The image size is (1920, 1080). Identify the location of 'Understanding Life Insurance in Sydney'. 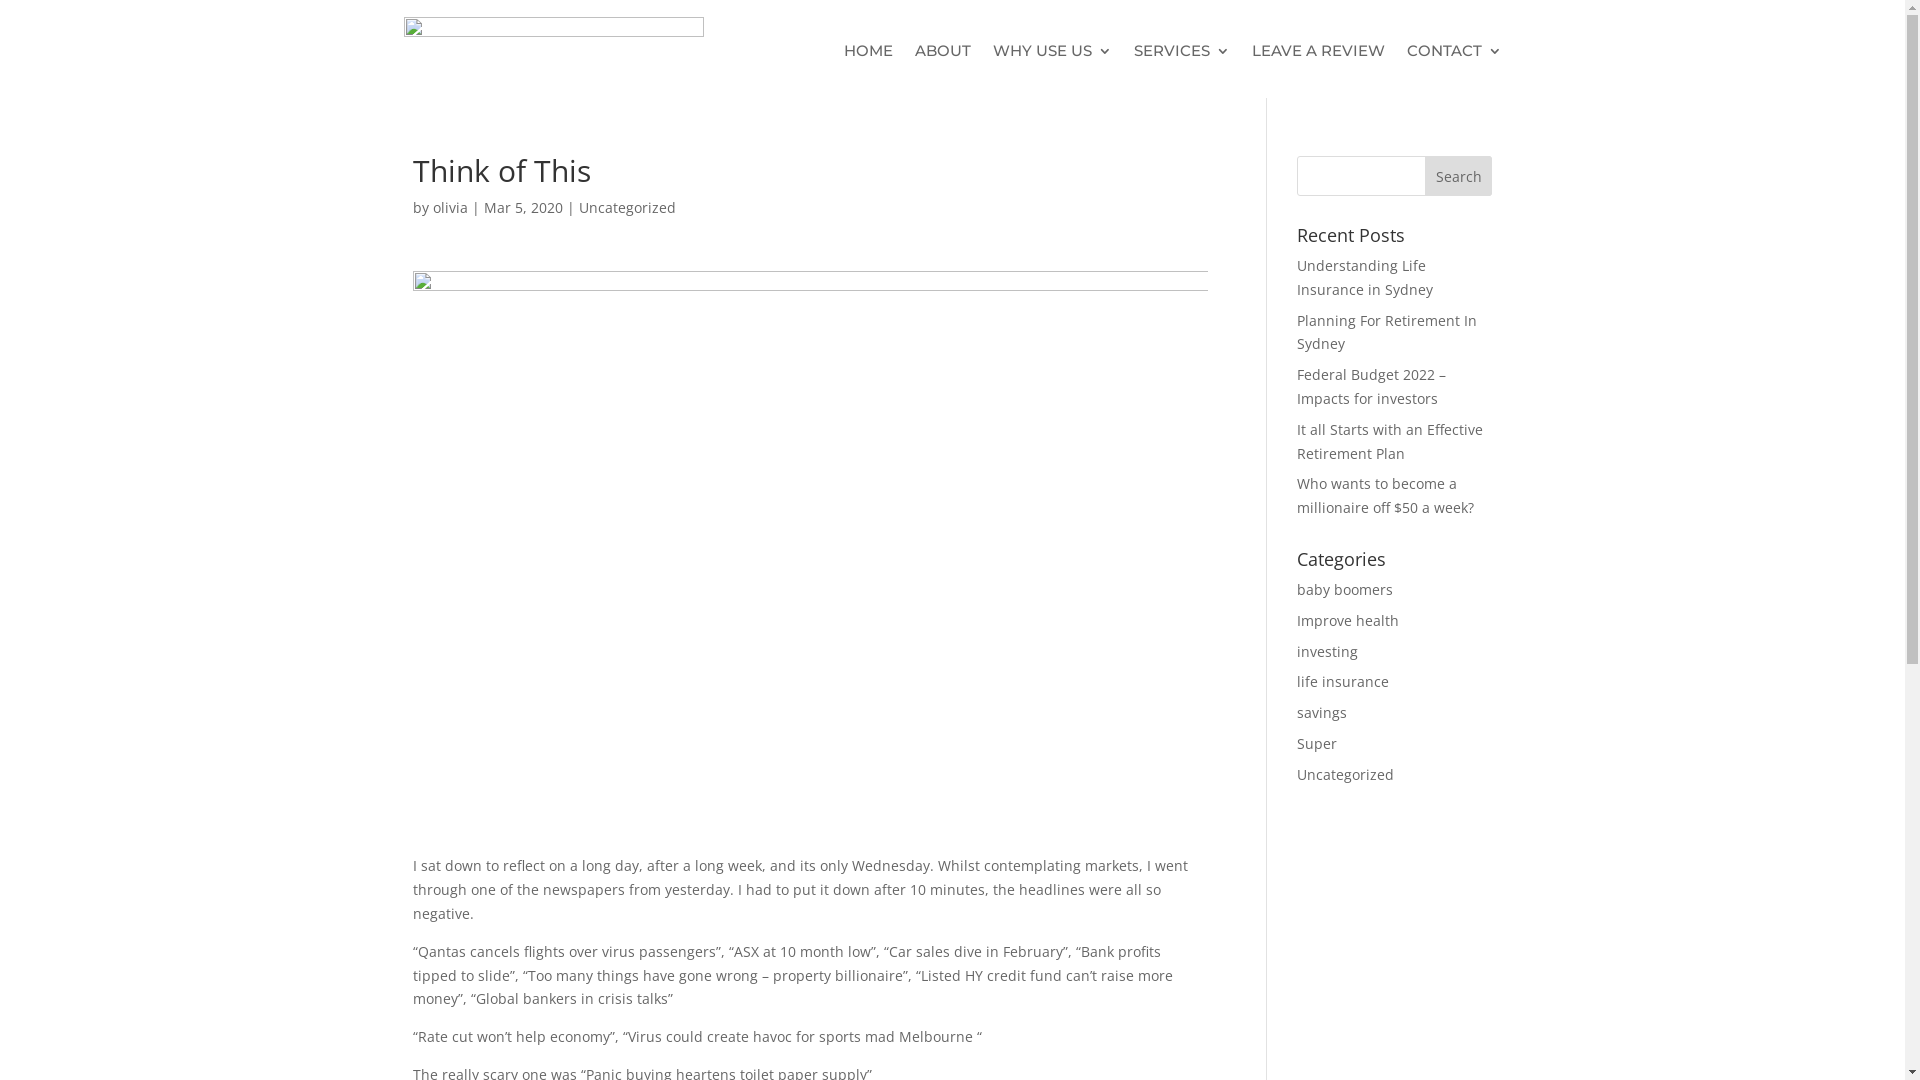
(1363, 277).